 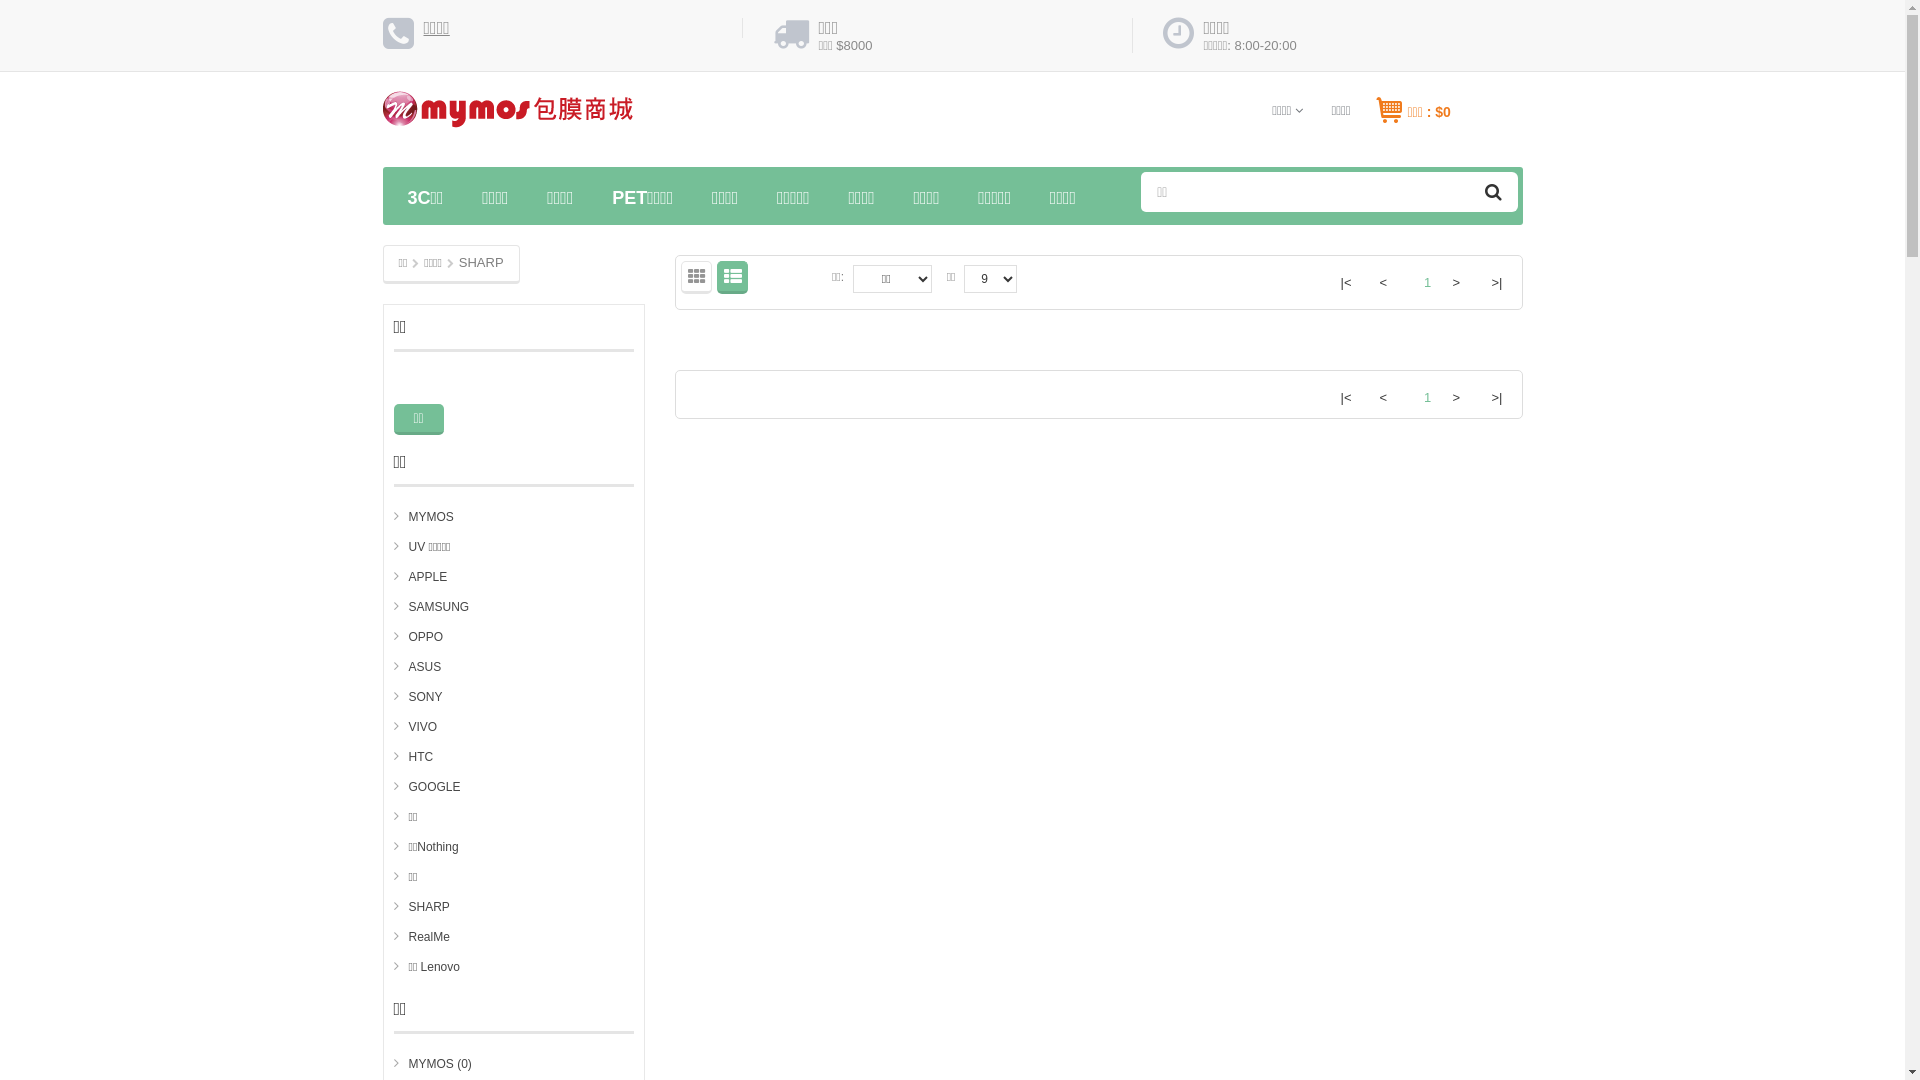 What do you see at coordinates (412, 756) in the screenshot?
I see `'HTC'` at bounding box center [412, 756].